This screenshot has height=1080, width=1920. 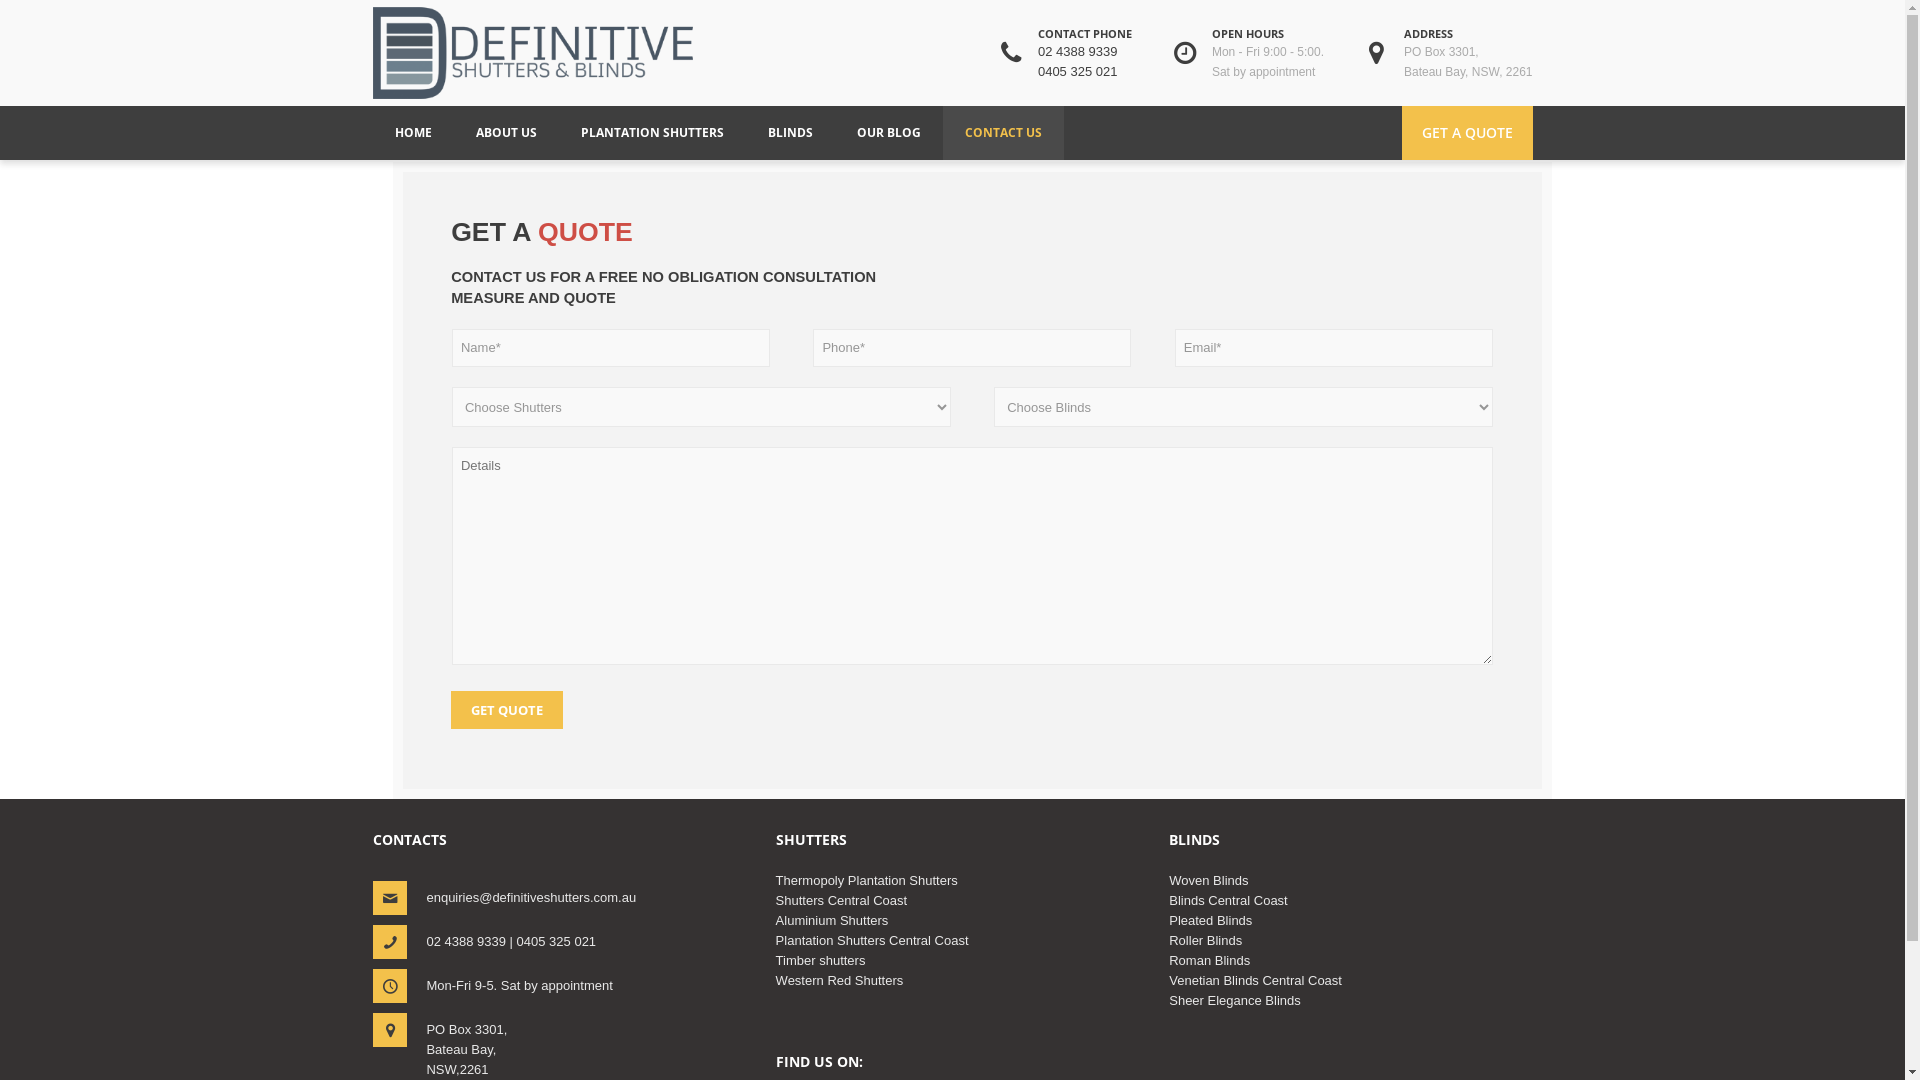 What do you see at coordinates (1207, 879) in the screenshot?
I see `'Woven Blinds'` at bounding box center [1207, 879].